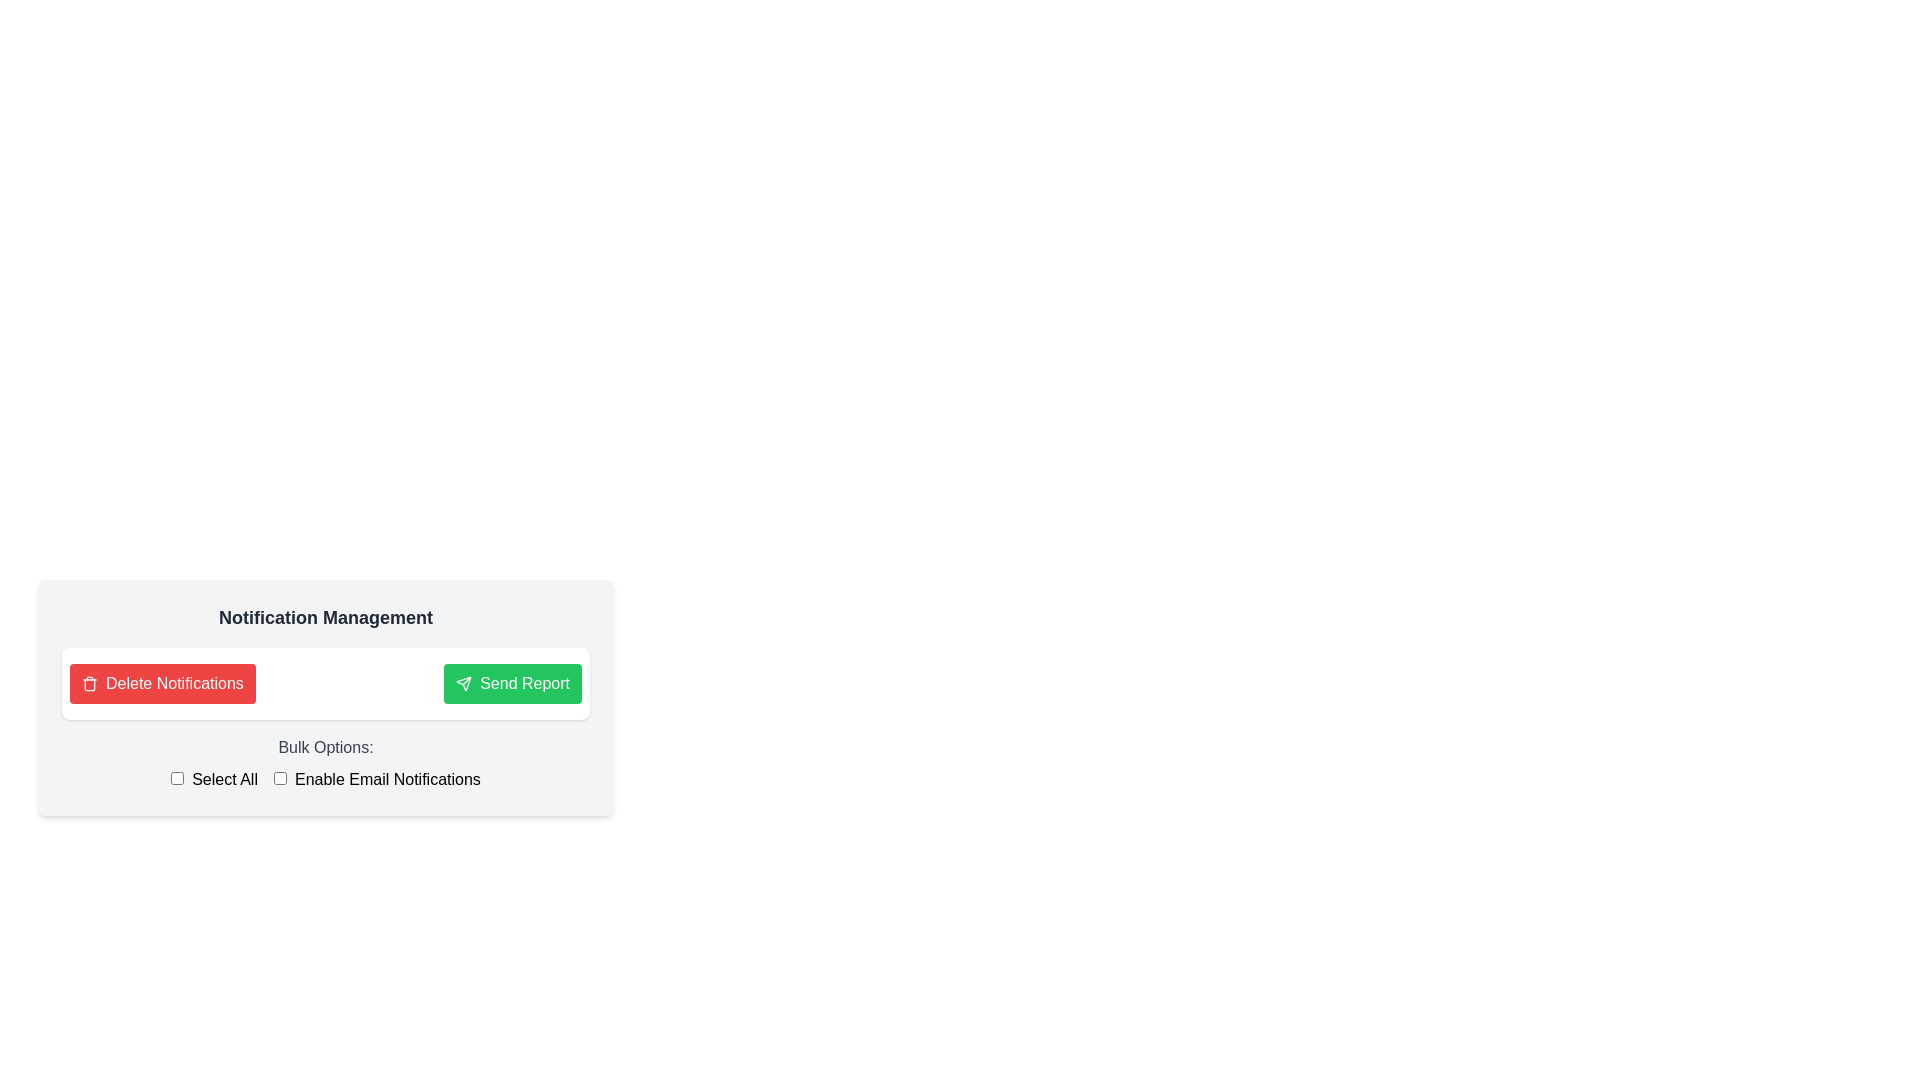 This screenshot has height=1080, width=1920. Describe the element at coordinates (463, 682) in the screenshot. I see `the paper plane icon representing the send functionality, located to the left of the 'Send Report' text within the green button` at that location.